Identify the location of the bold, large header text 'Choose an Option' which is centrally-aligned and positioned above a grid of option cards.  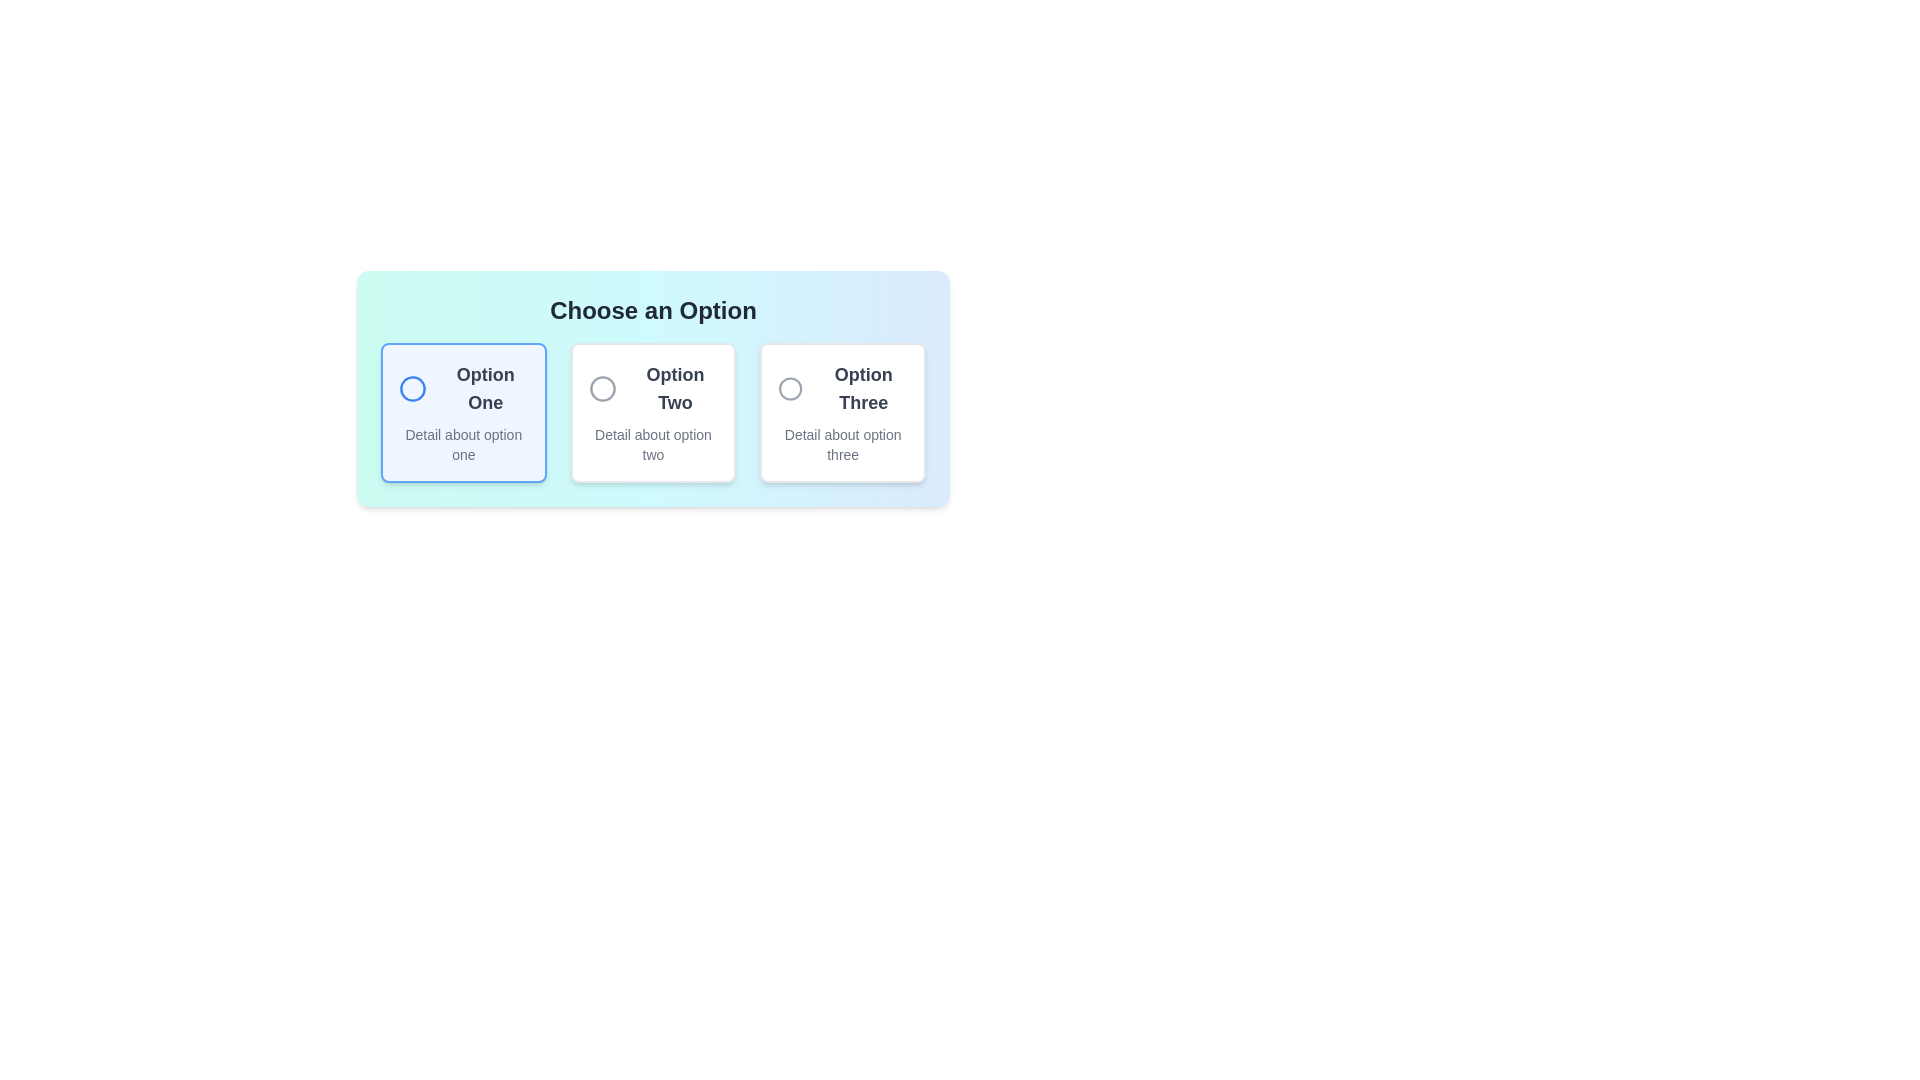
(653, 311).